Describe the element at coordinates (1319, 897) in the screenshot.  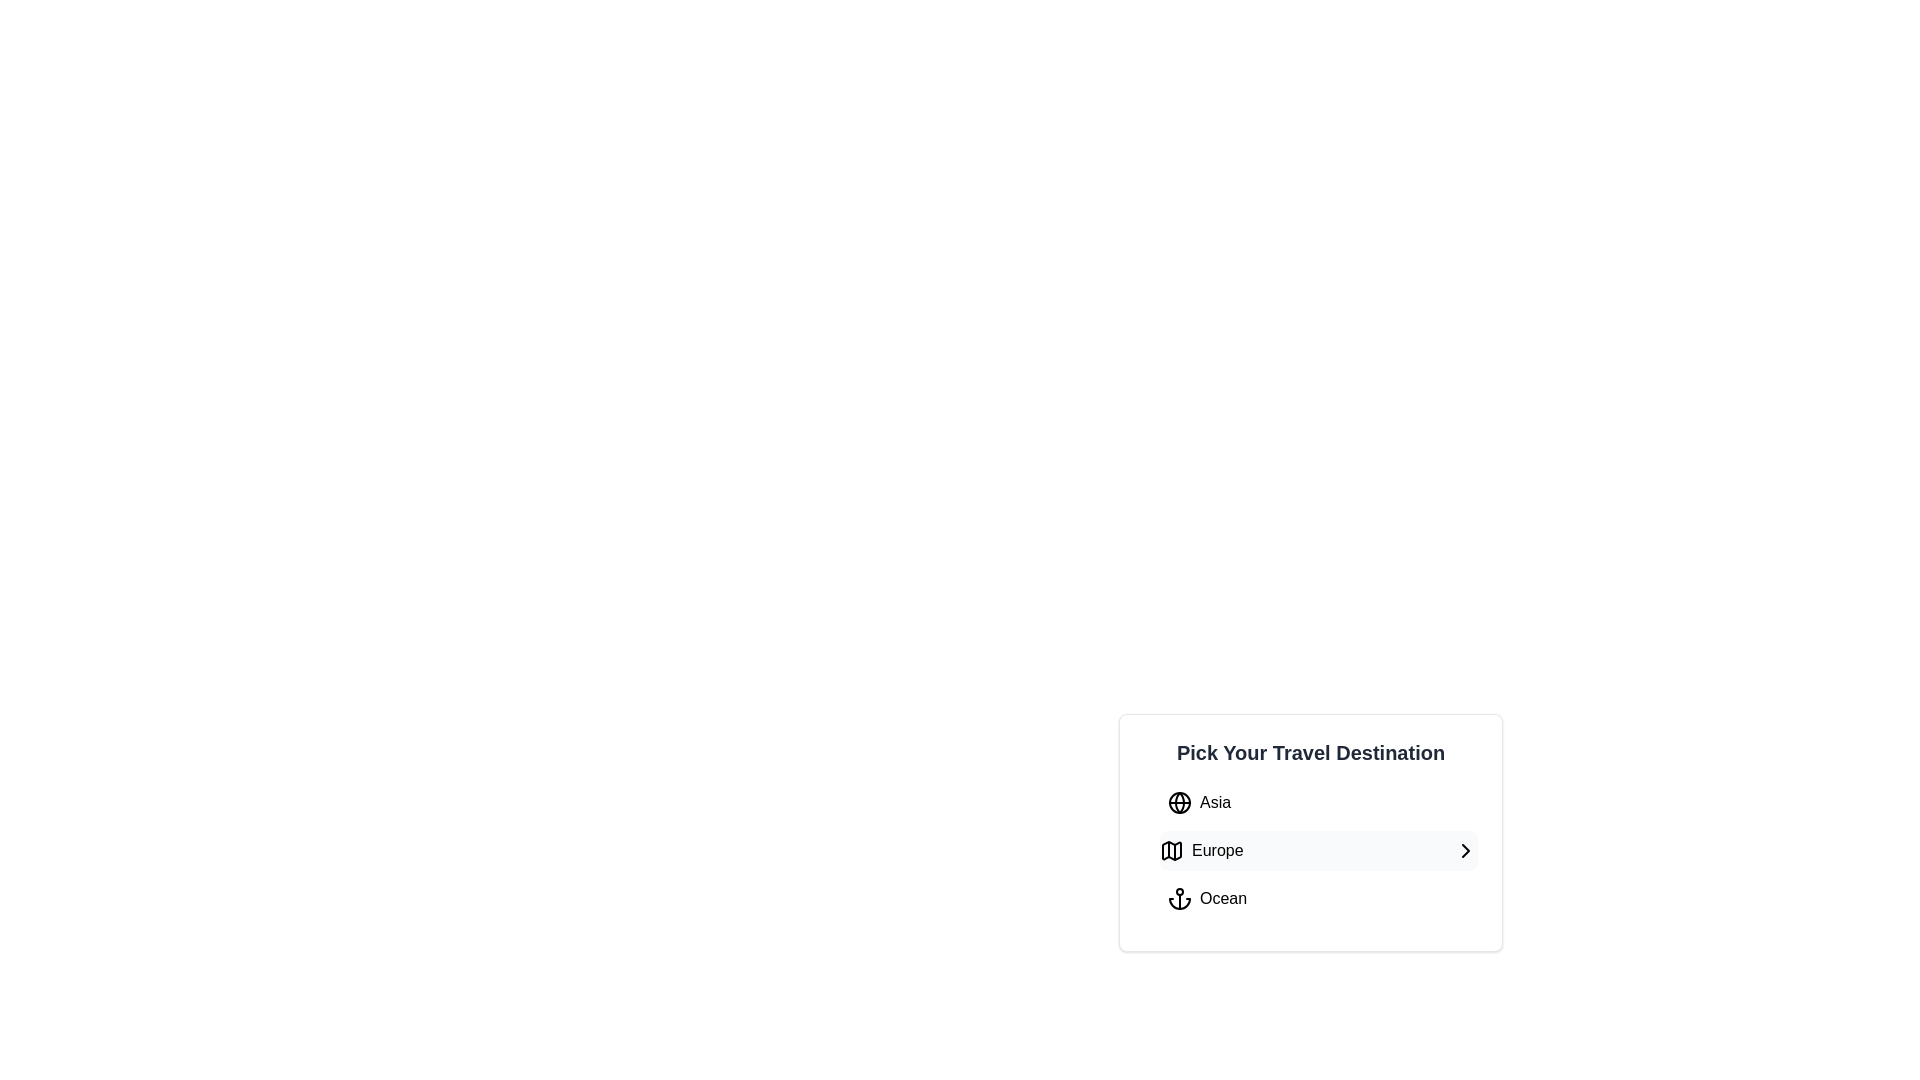
I see `the selectable item labeled 'Ocean' which is the last option in the vertical list titled 'Pick Your Travel Destination'` at that location.